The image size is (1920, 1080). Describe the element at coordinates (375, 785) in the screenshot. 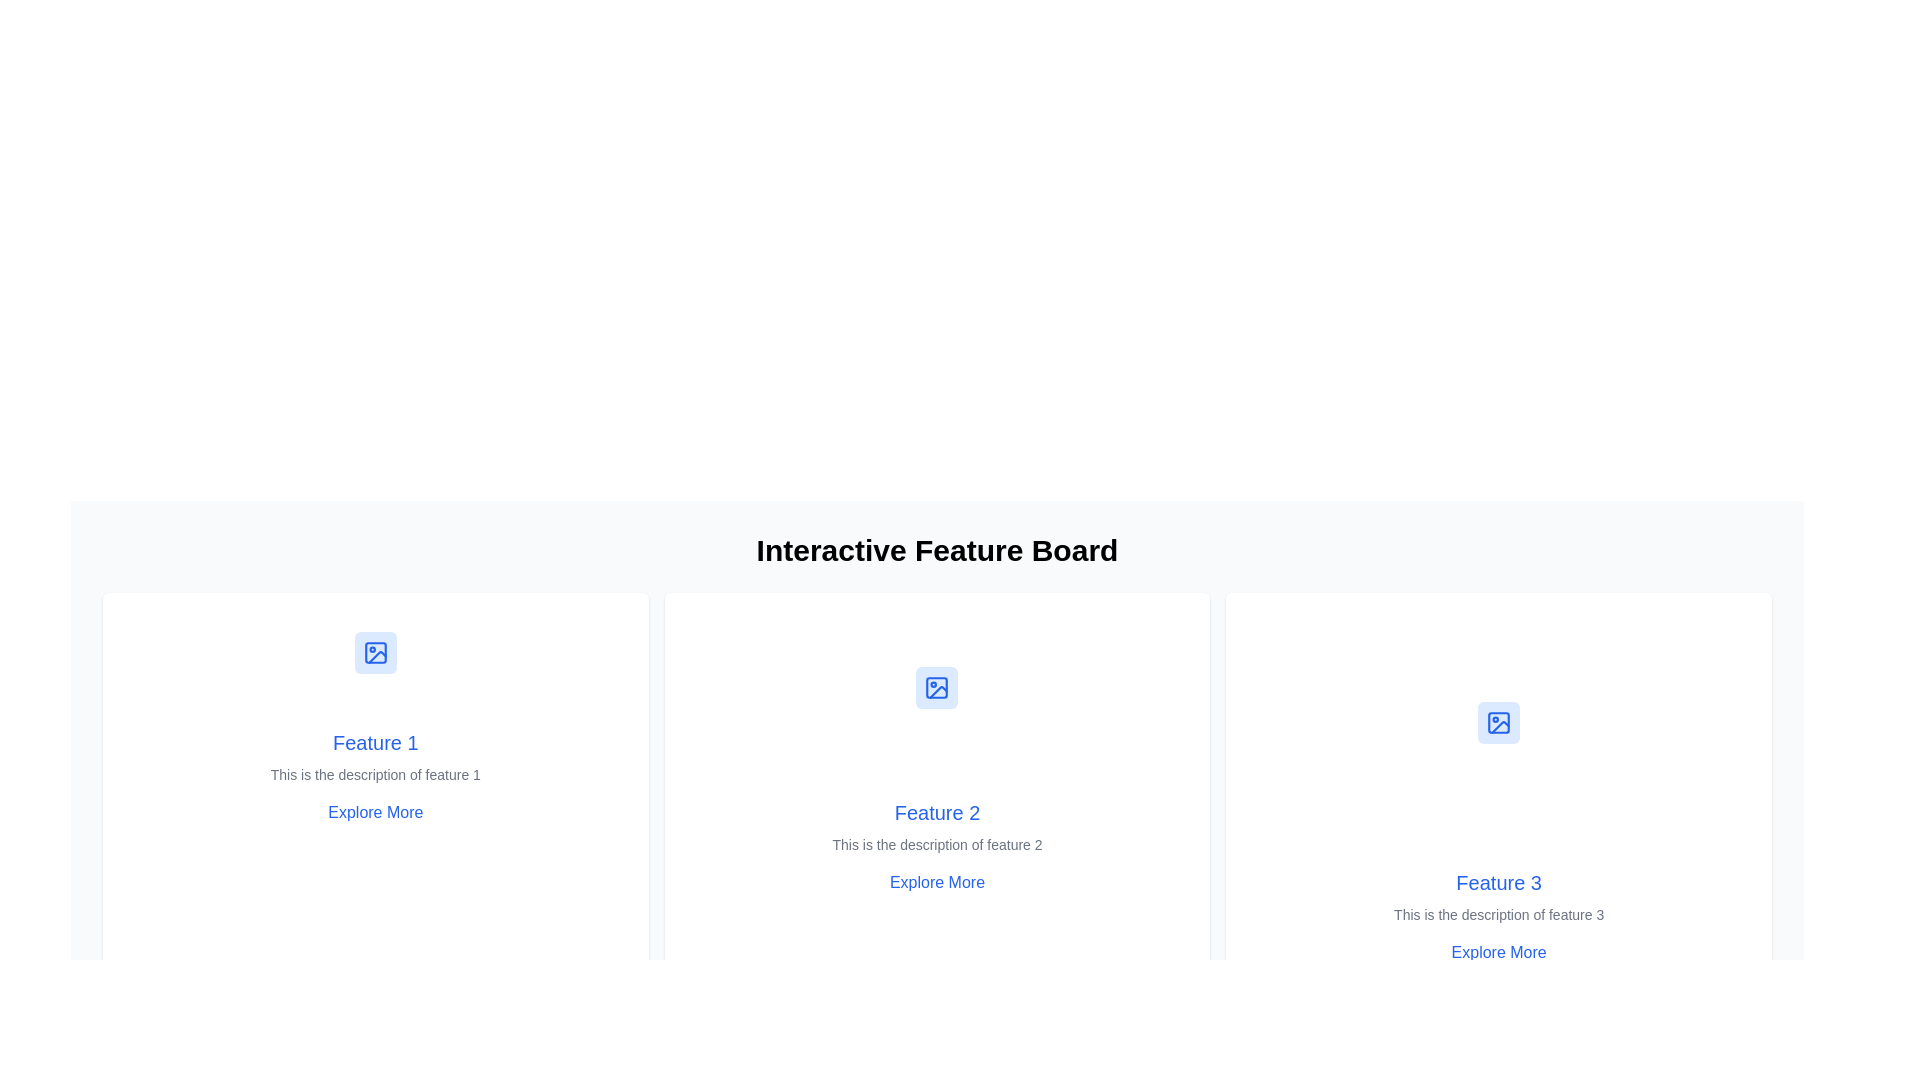

I see `the 'Explore More' link on the Feature card titled 'Feature 1', which is positioned in the top-left corner of the grid layout` at that location.